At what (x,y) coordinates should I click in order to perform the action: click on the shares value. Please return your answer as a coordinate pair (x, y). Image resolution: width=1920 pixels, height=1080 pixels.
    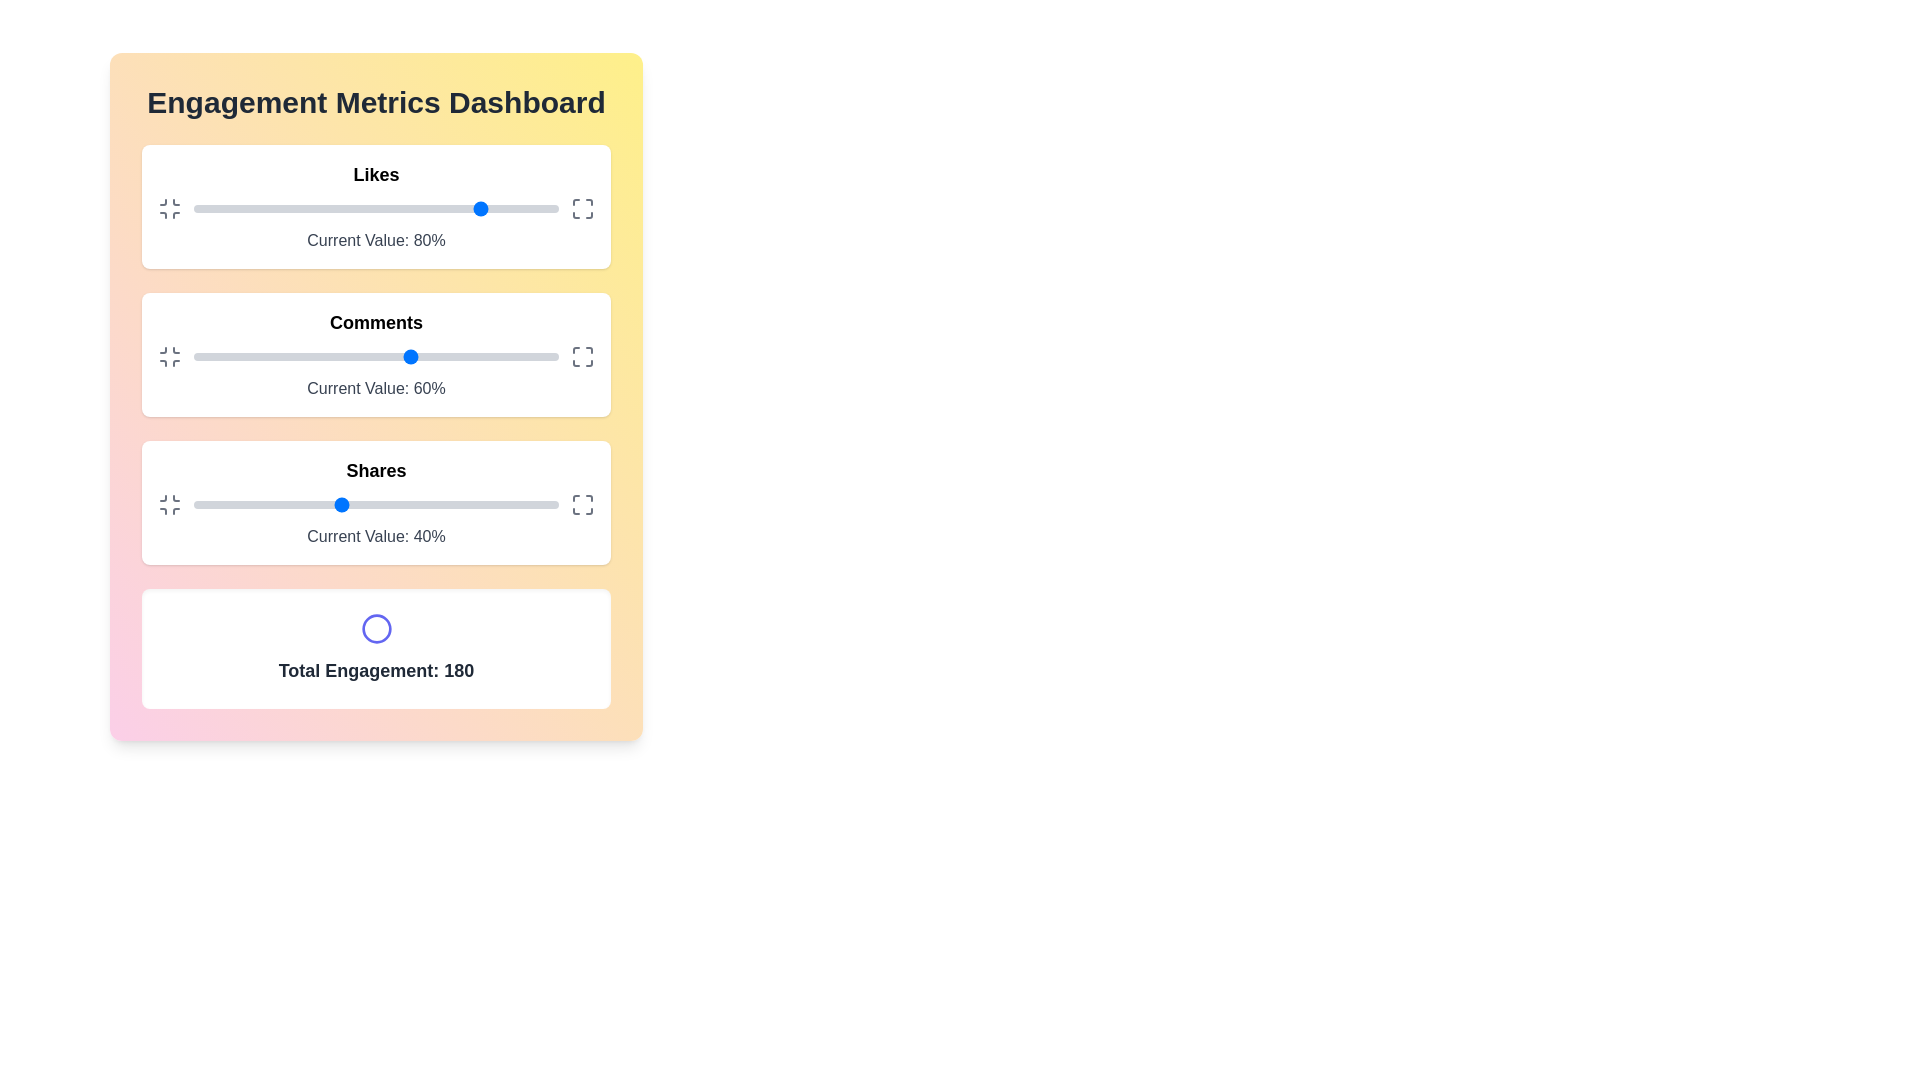
    Looking at the image, I should click on (474, 504).